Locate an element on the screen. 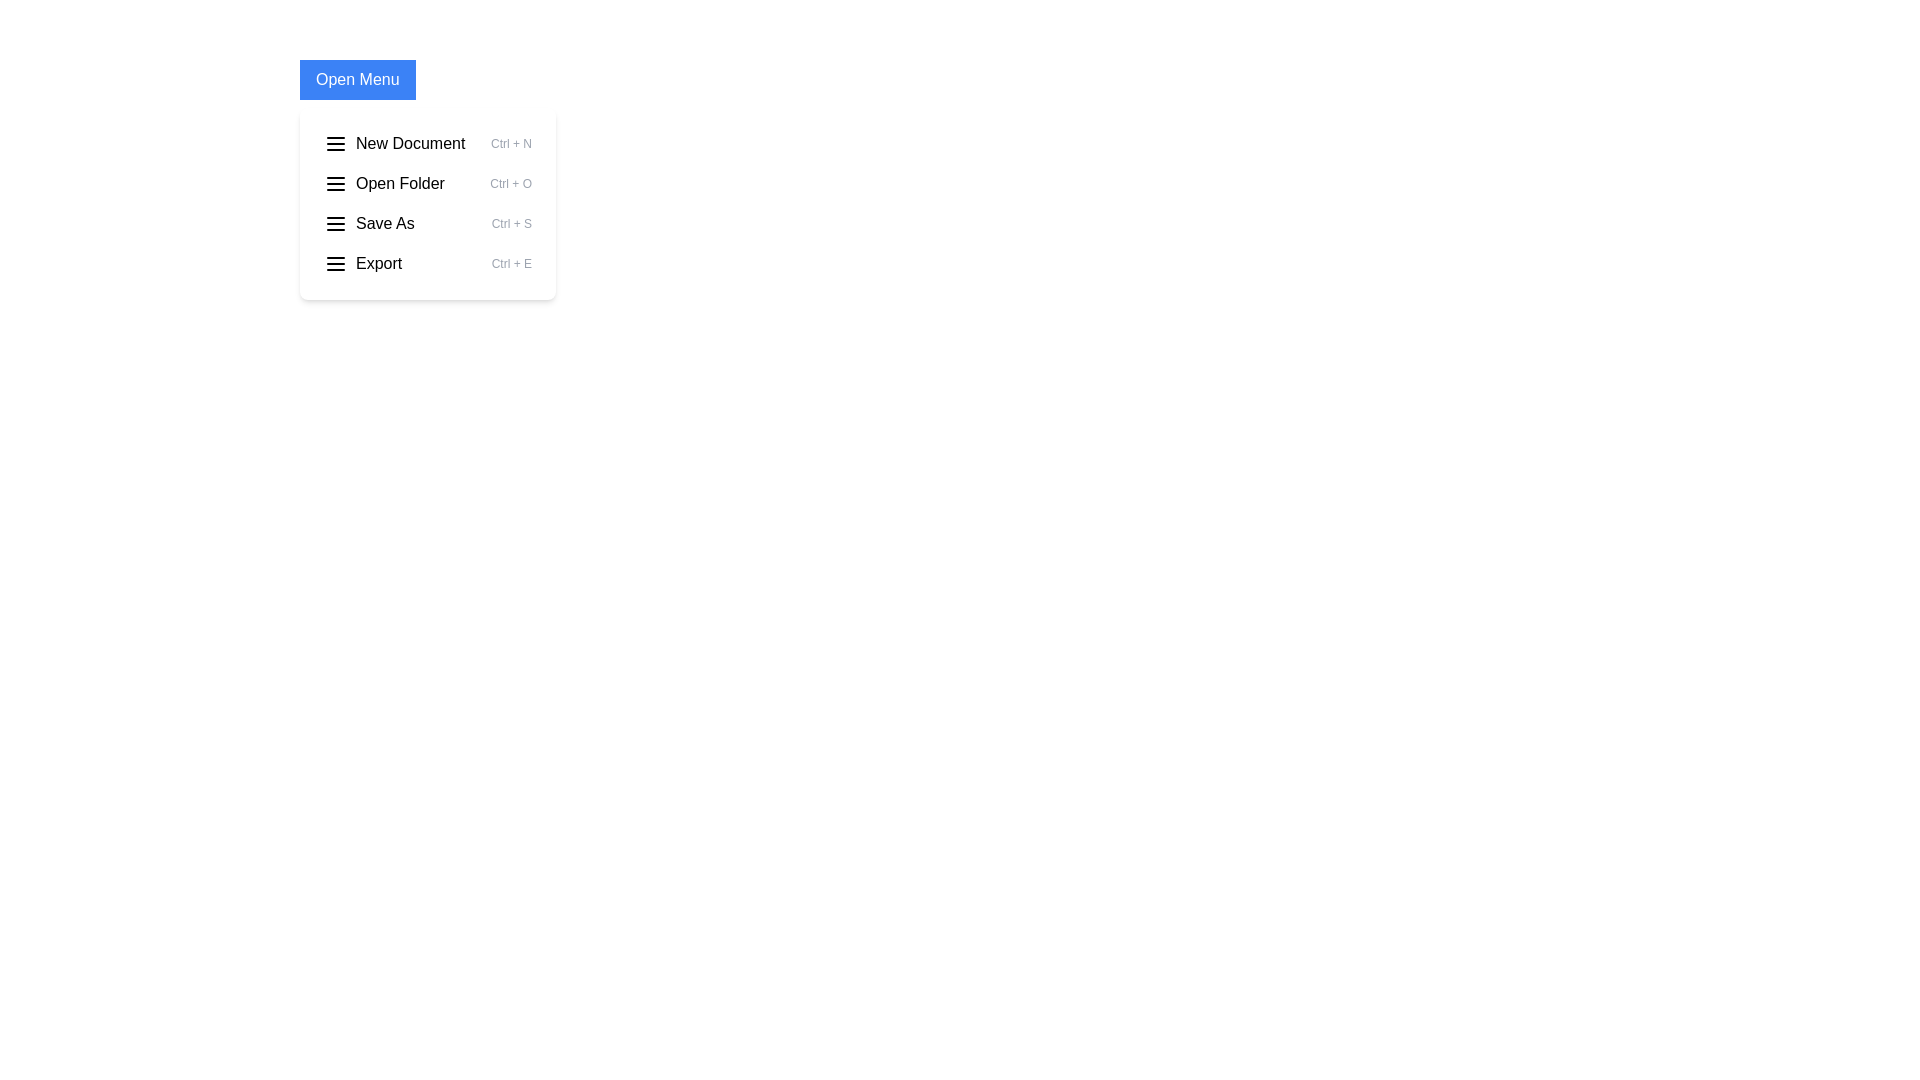 The width and height of the screenshot is (1920, 1080). the Menu item icon, which is composed of three horizontally-aligned black lines and is positioned to the left of the 'Save As' text in the menu panel is located at coordinates (336, 223).